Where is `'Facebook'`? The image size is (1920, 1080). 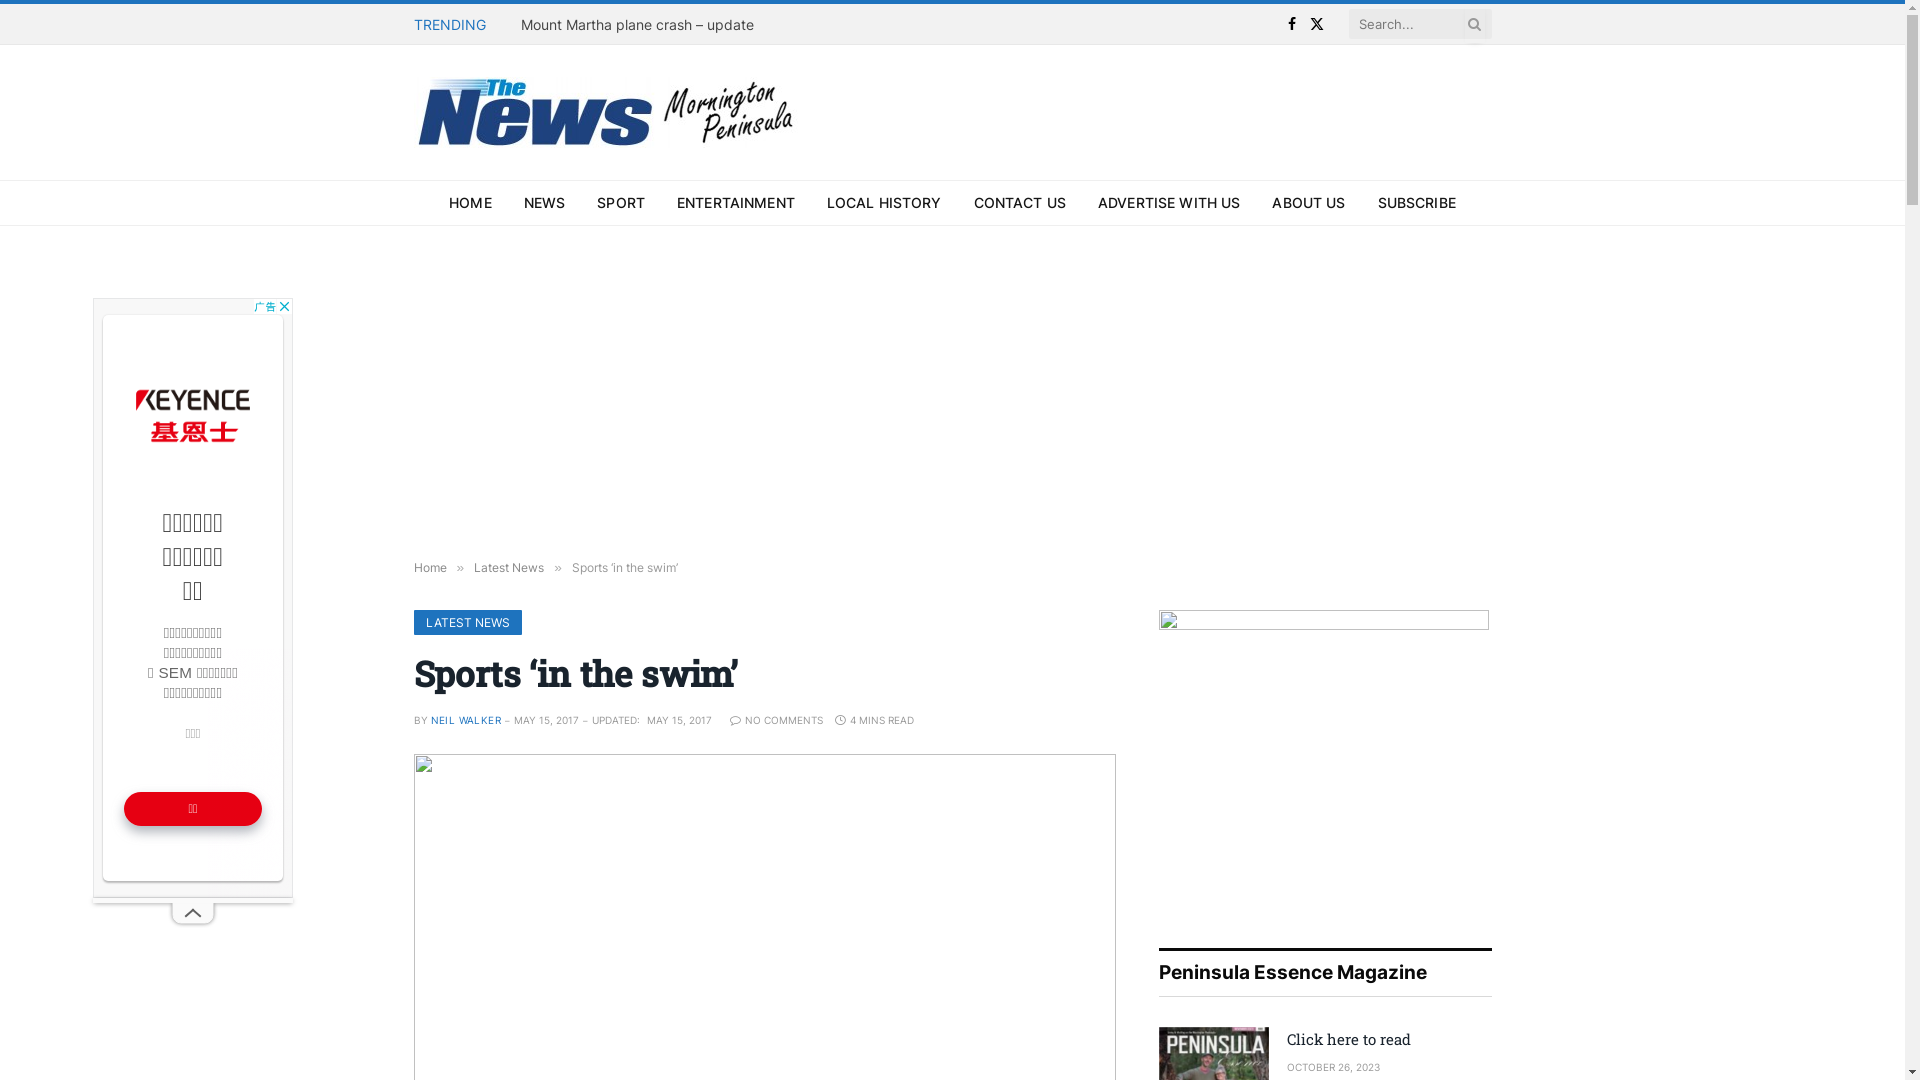
'Facebook' is located at coordinates (1292, 23).